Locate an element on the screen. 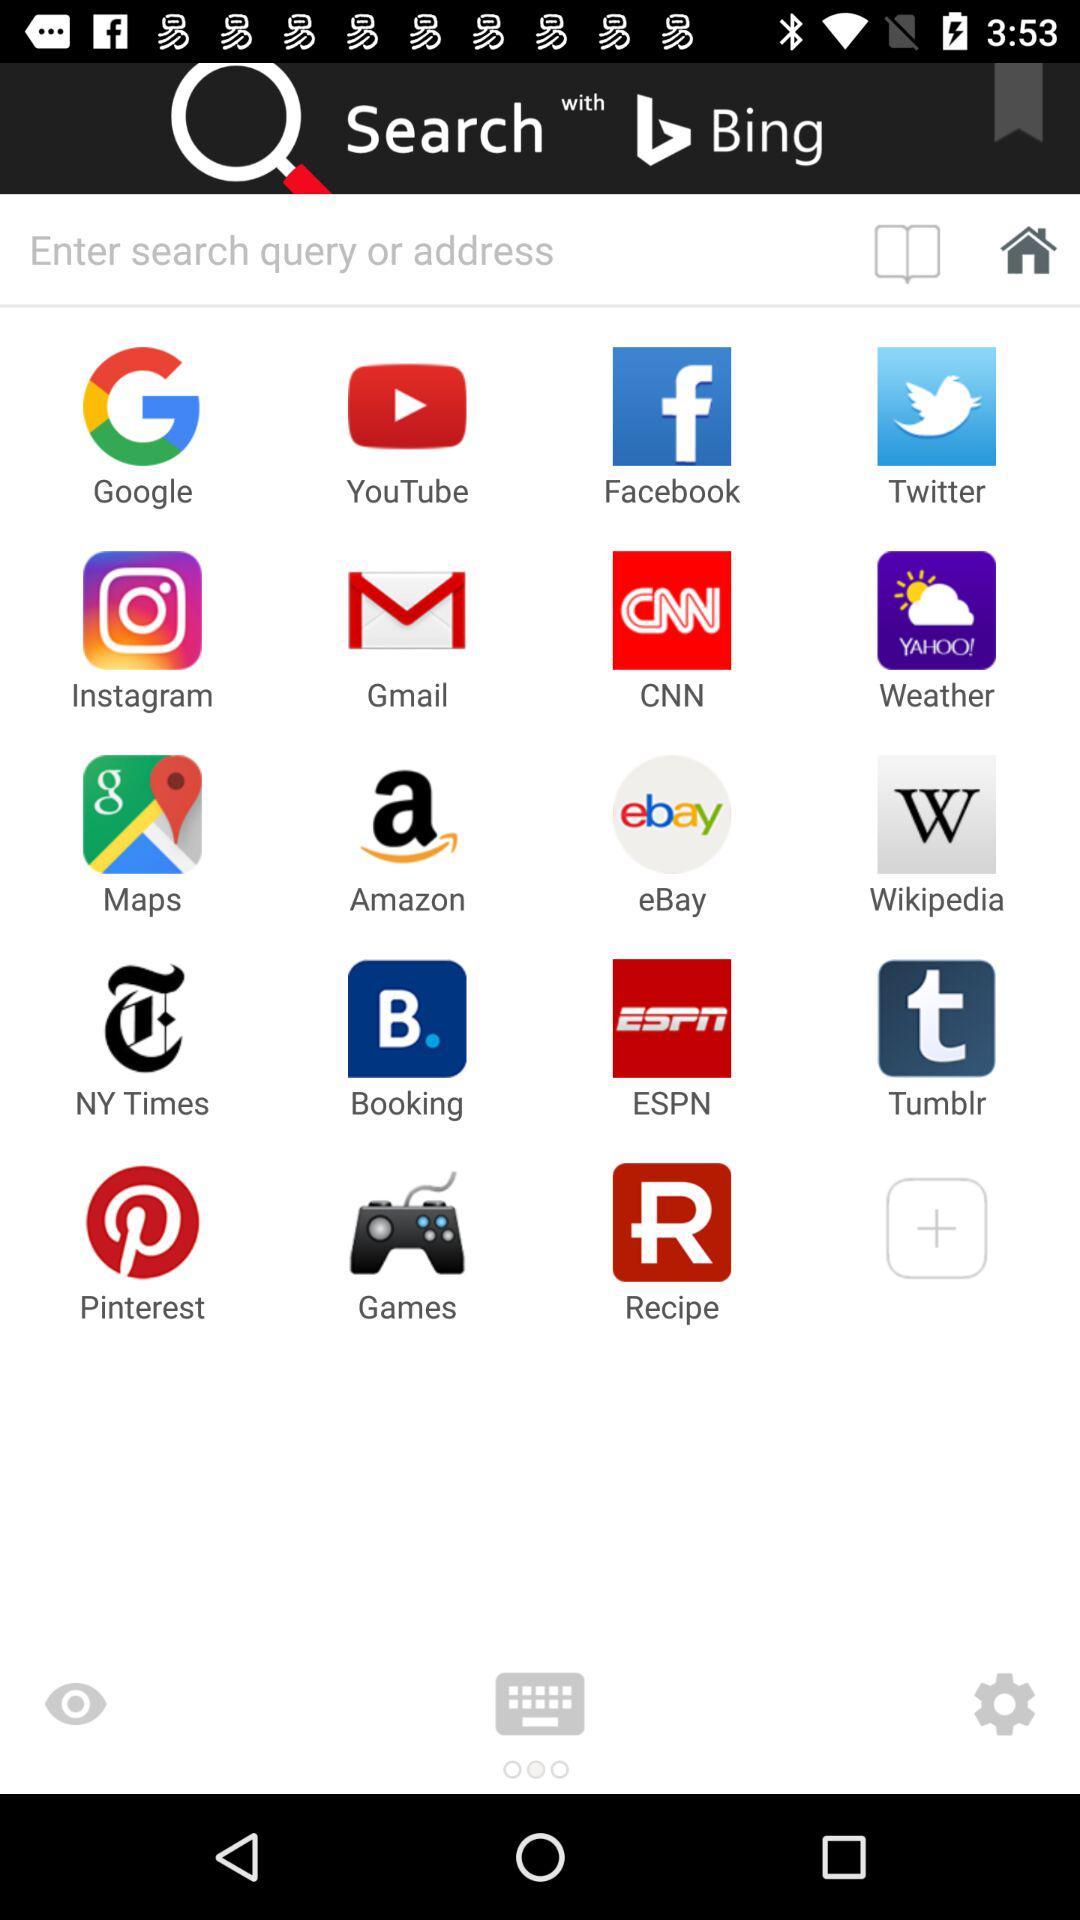  search characters is located at coordinates (431, 248).